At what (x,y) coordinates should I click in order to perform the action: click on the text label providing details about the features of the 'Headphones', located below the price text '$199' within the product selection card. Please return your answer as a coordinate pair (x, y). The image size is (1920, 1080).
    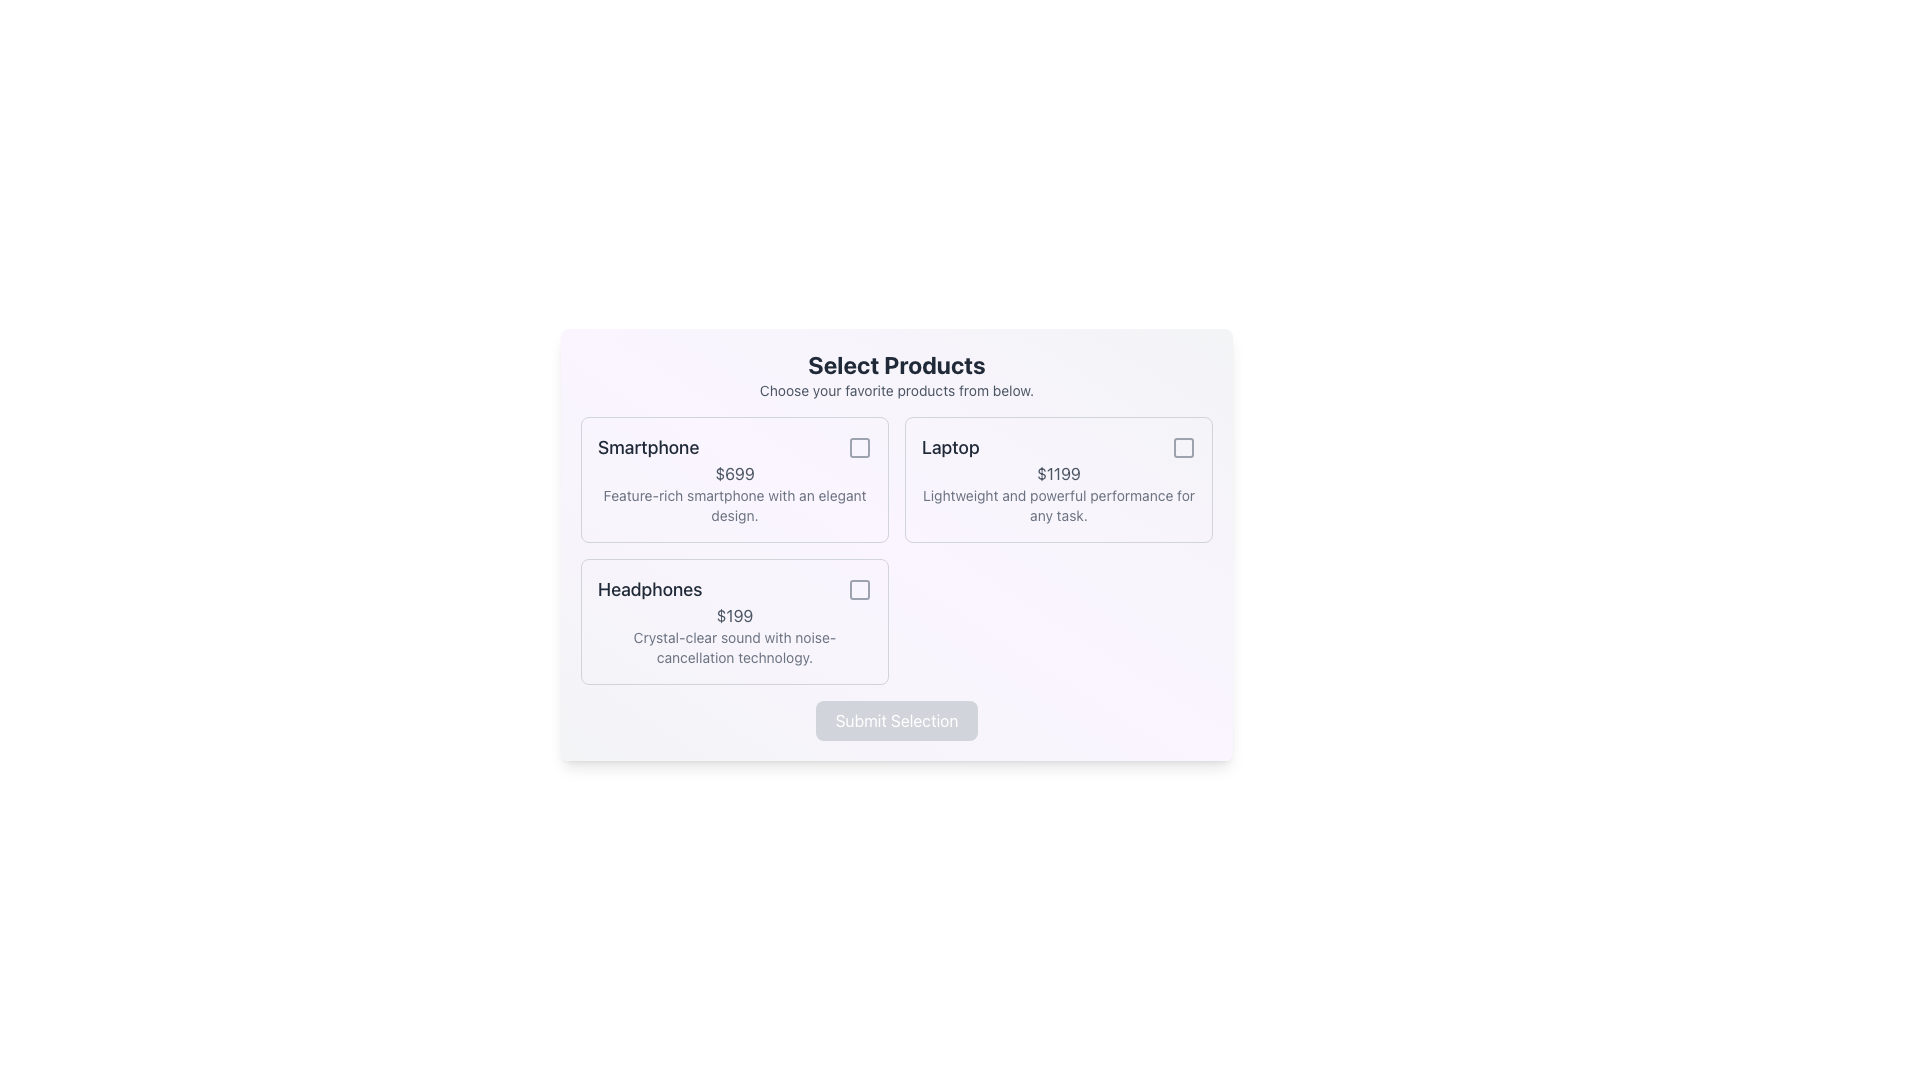
    Looking at the image, I should click on (733, 648).